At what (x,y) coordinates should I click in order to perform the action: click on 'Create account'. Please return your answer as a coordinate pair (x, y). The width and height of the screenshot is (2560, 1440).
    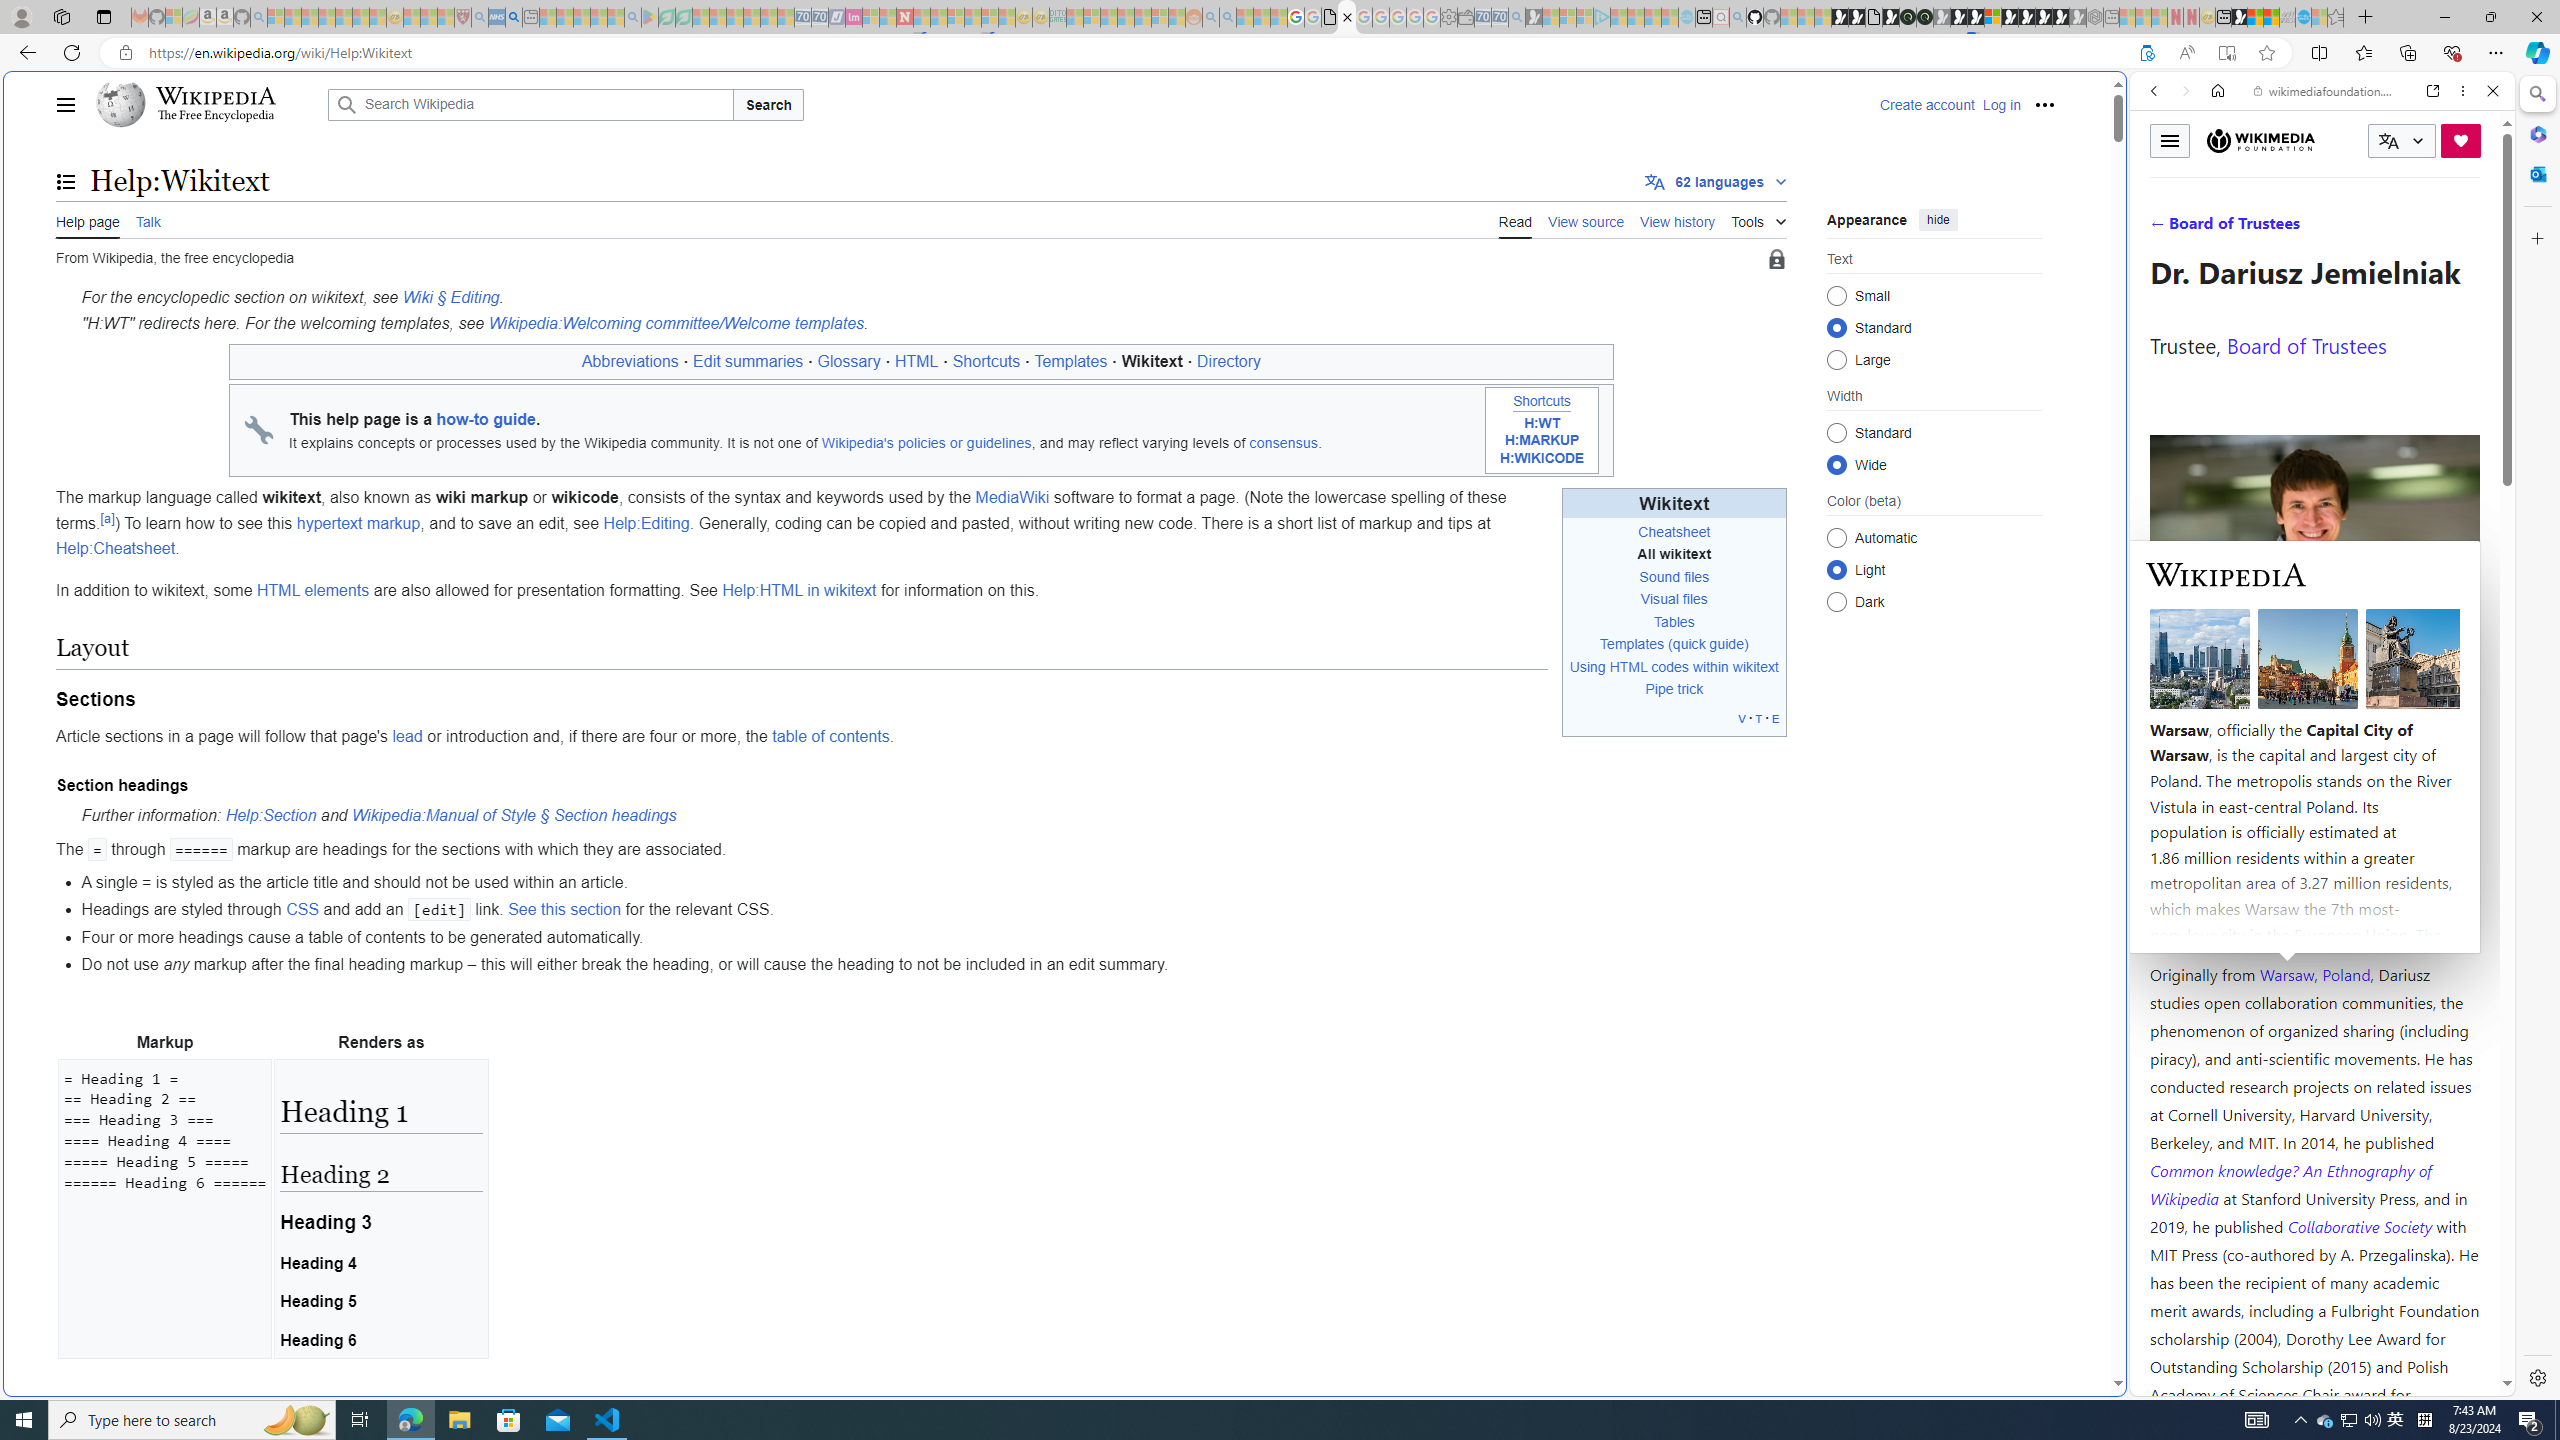
    Looking at the image, I should click on (1925, 103).